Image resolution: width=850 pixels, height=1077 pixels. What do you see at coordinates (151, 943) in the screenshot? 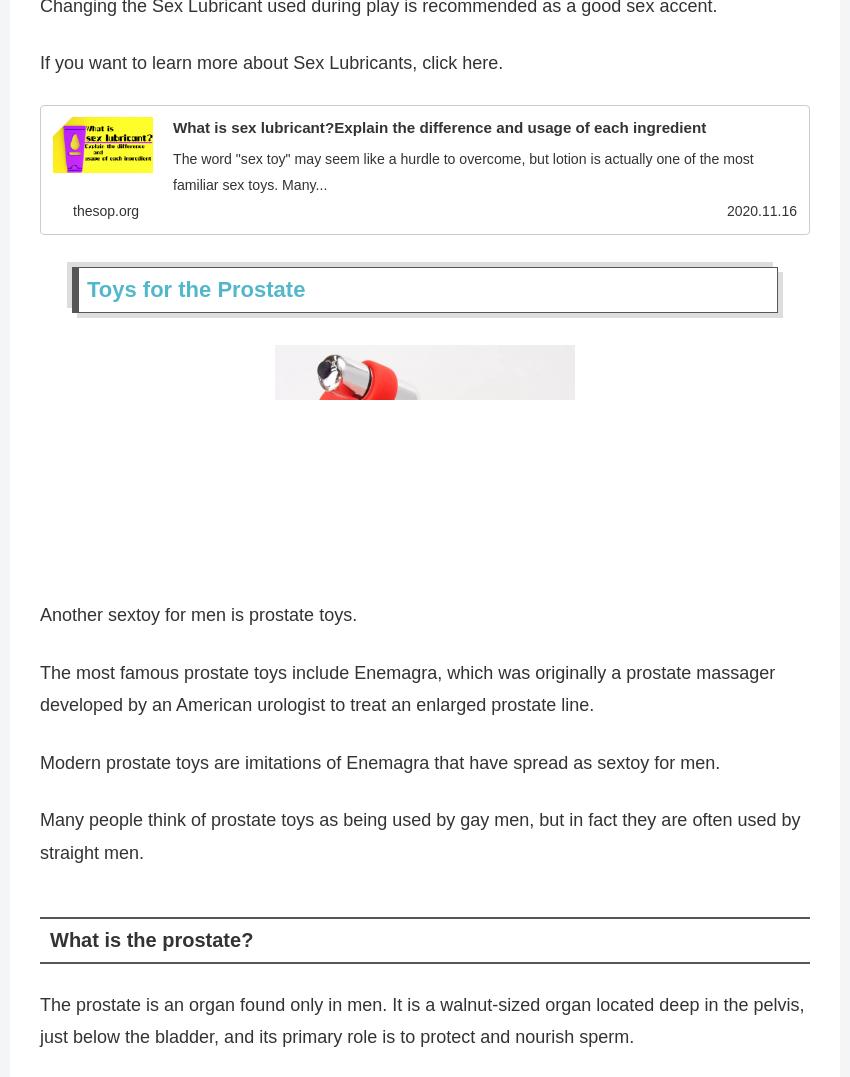
I see `'What is the prostate?'` at bounding box center [151, 943].